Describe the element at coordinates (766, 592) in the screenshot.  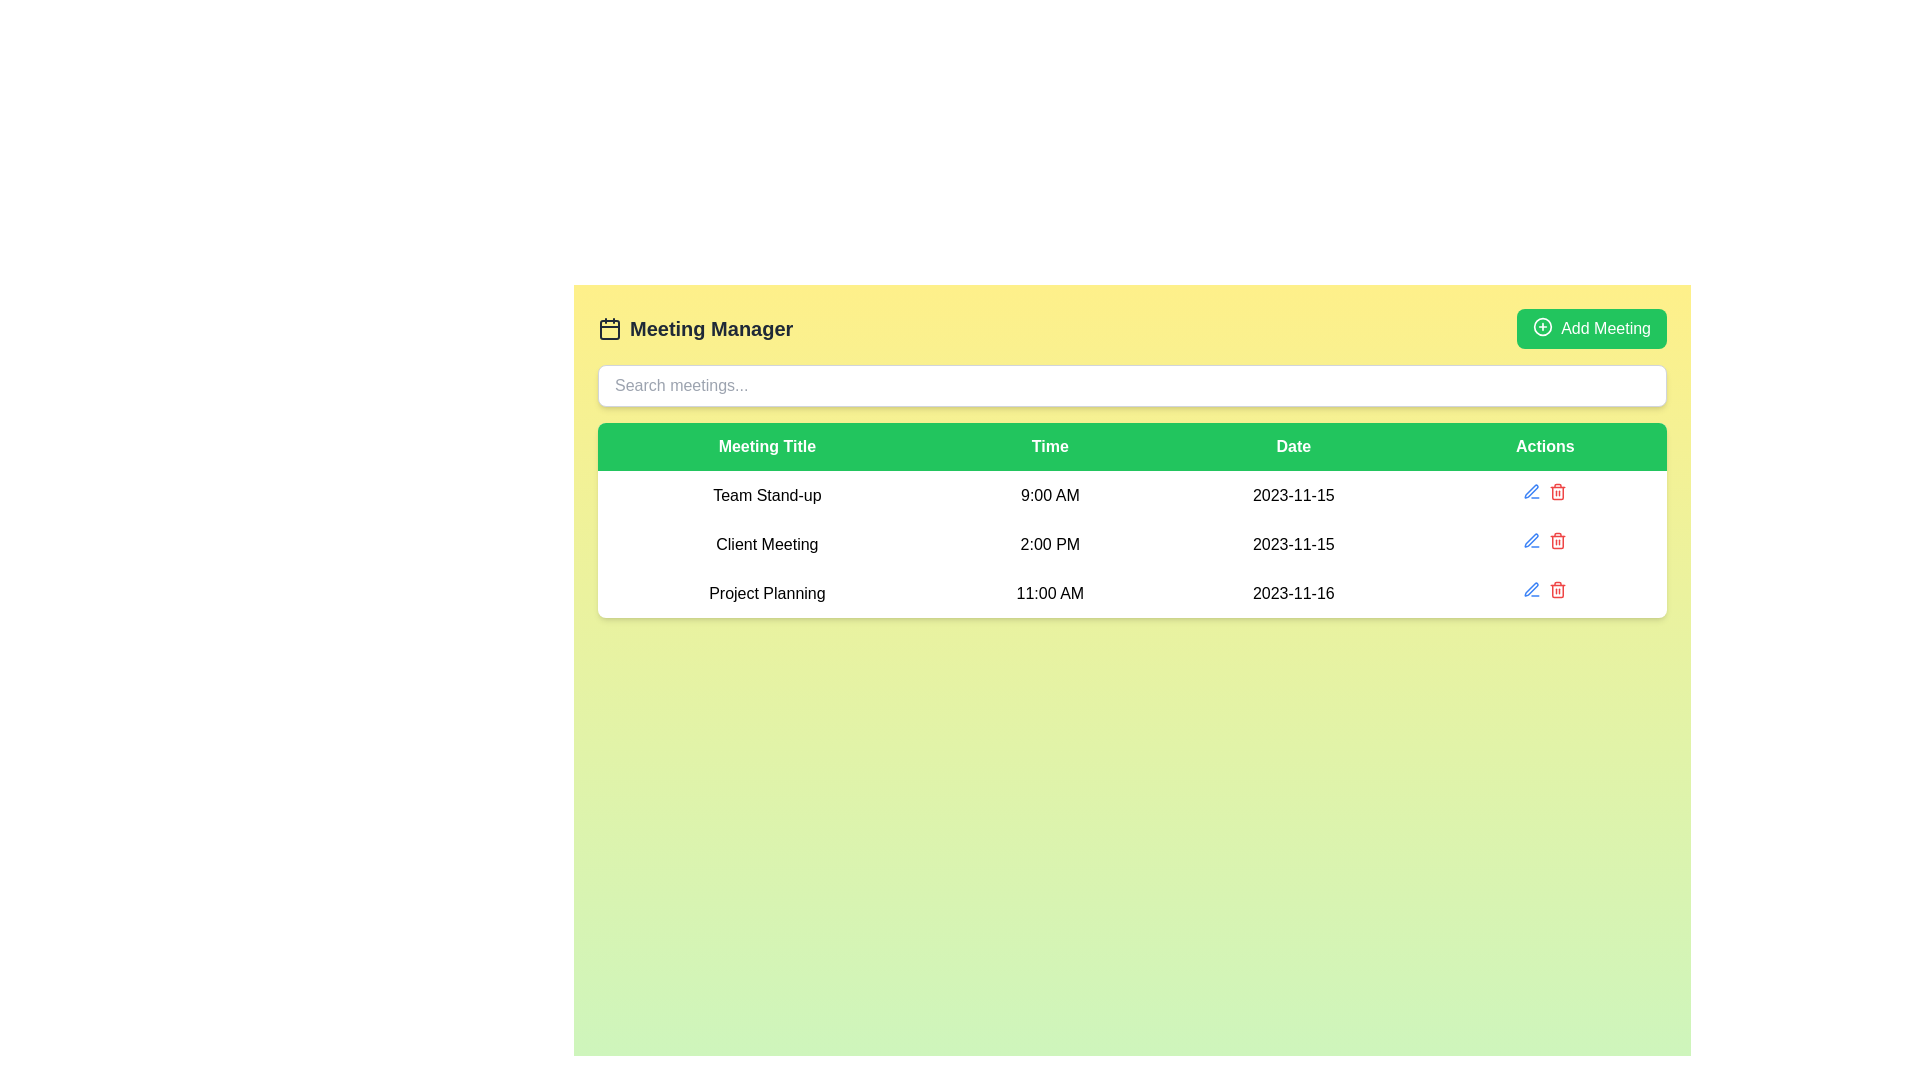
I see `the 'Project Planning' text label, which is part of a structured list under the 'Meeting Title' column, located in the third row with centered black text on a white background` at that location.